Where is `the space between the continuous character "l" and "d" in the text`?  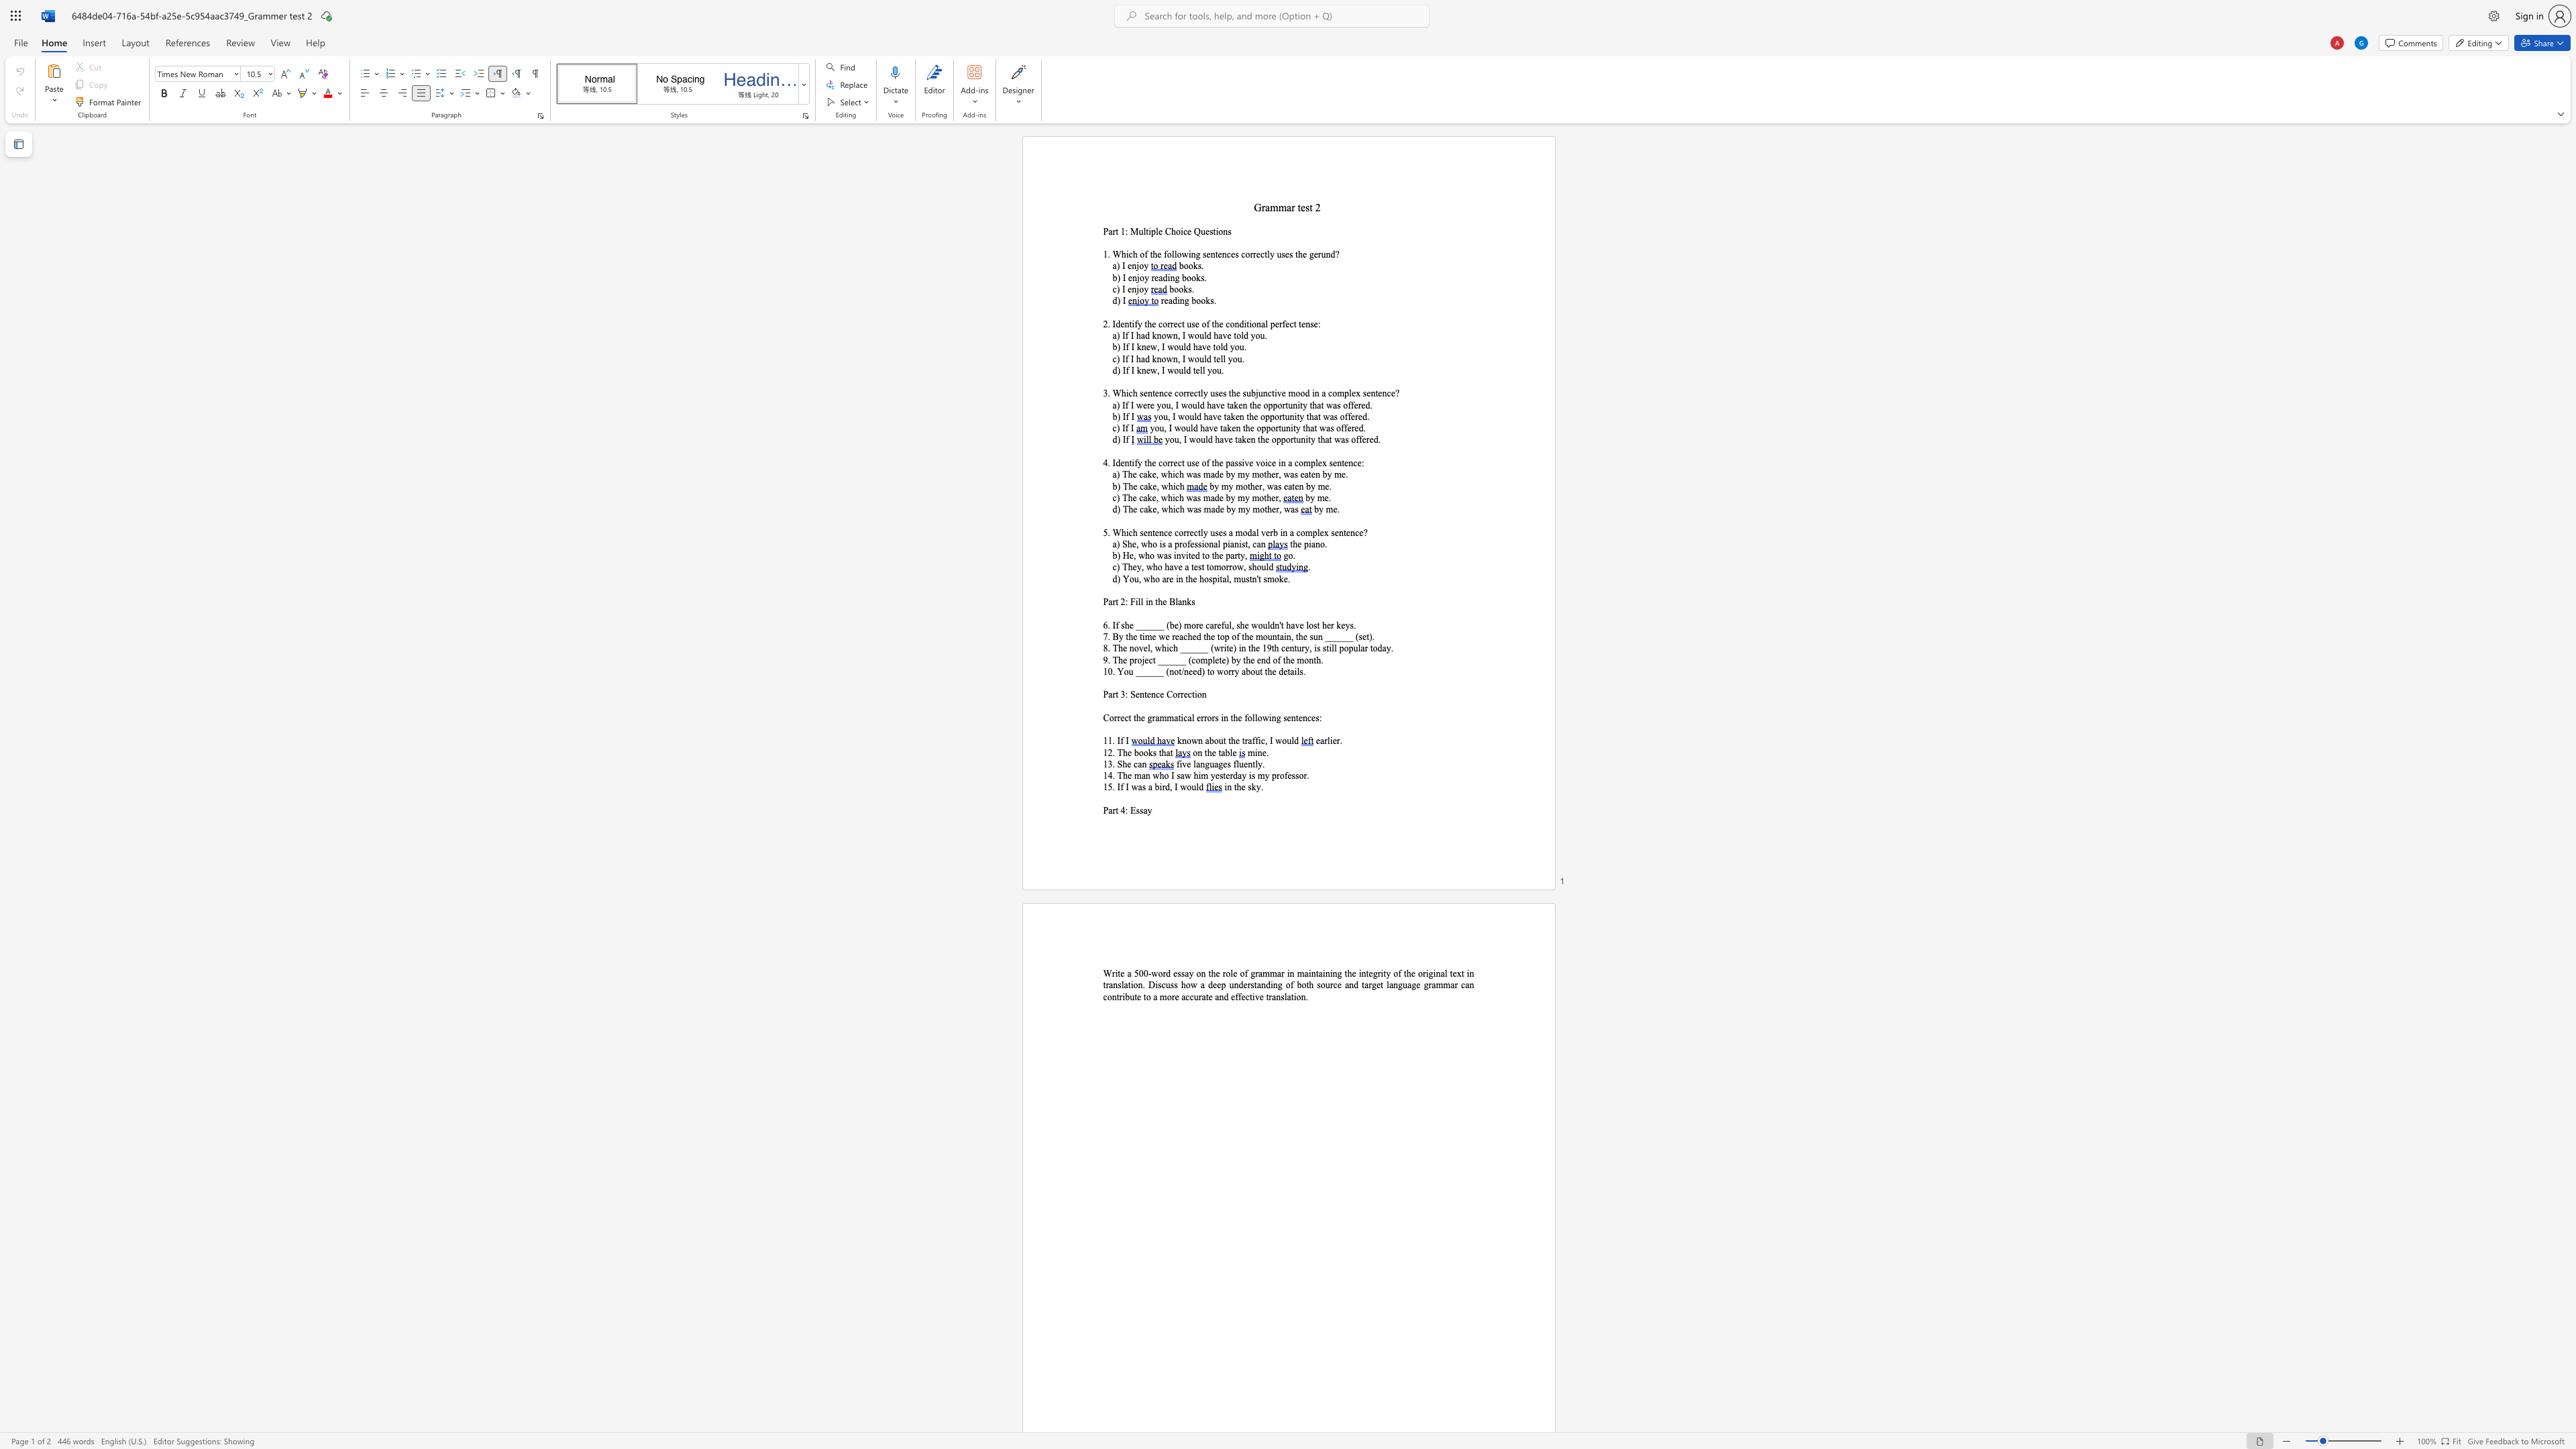 the space between the continuous character "l" and "d" in the text is located at coordinates (1199, 786).